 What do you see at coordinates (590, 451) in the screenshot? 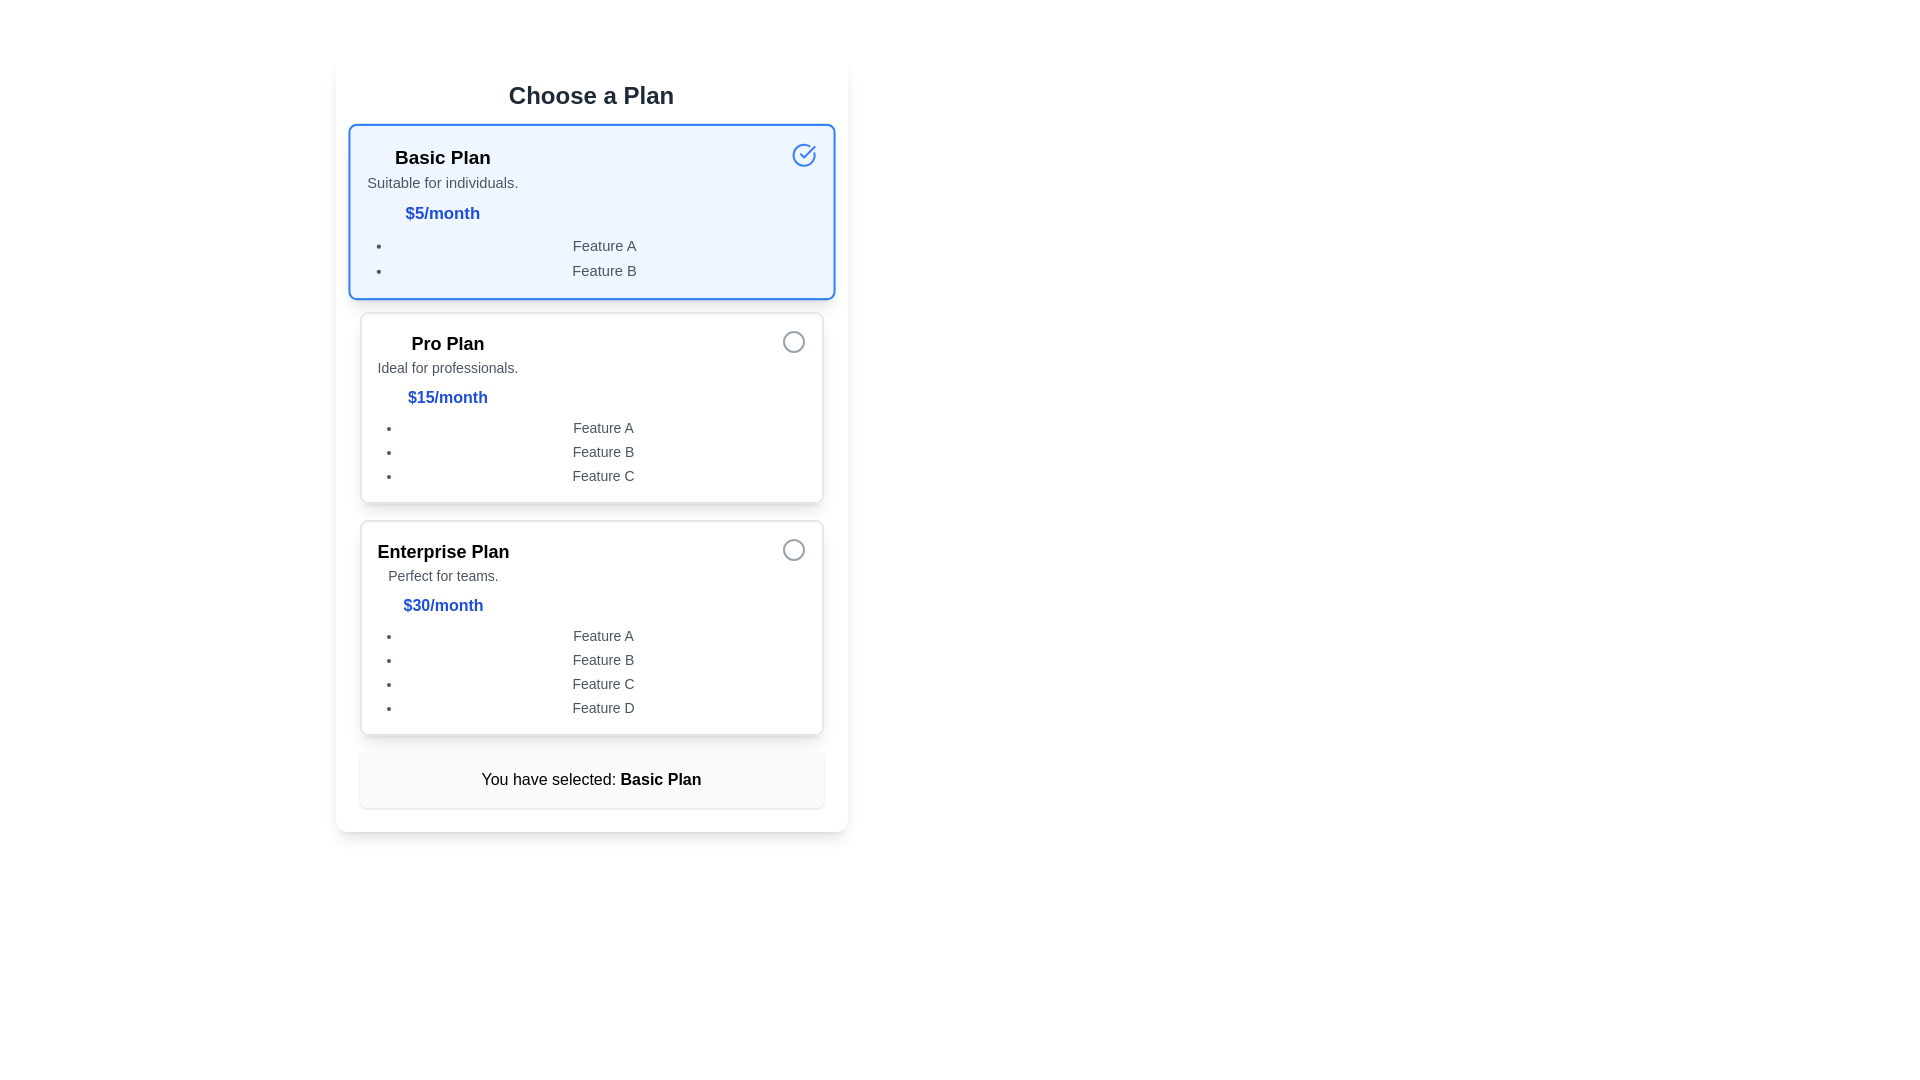
I see `the text in the vertical list of features labeled 'Feature A', 'Feature B', and 'Feature C', which is styled in a small gray font and located within the 'Pro Plan' card below the subscription price details` at bounding box center [590, 451].